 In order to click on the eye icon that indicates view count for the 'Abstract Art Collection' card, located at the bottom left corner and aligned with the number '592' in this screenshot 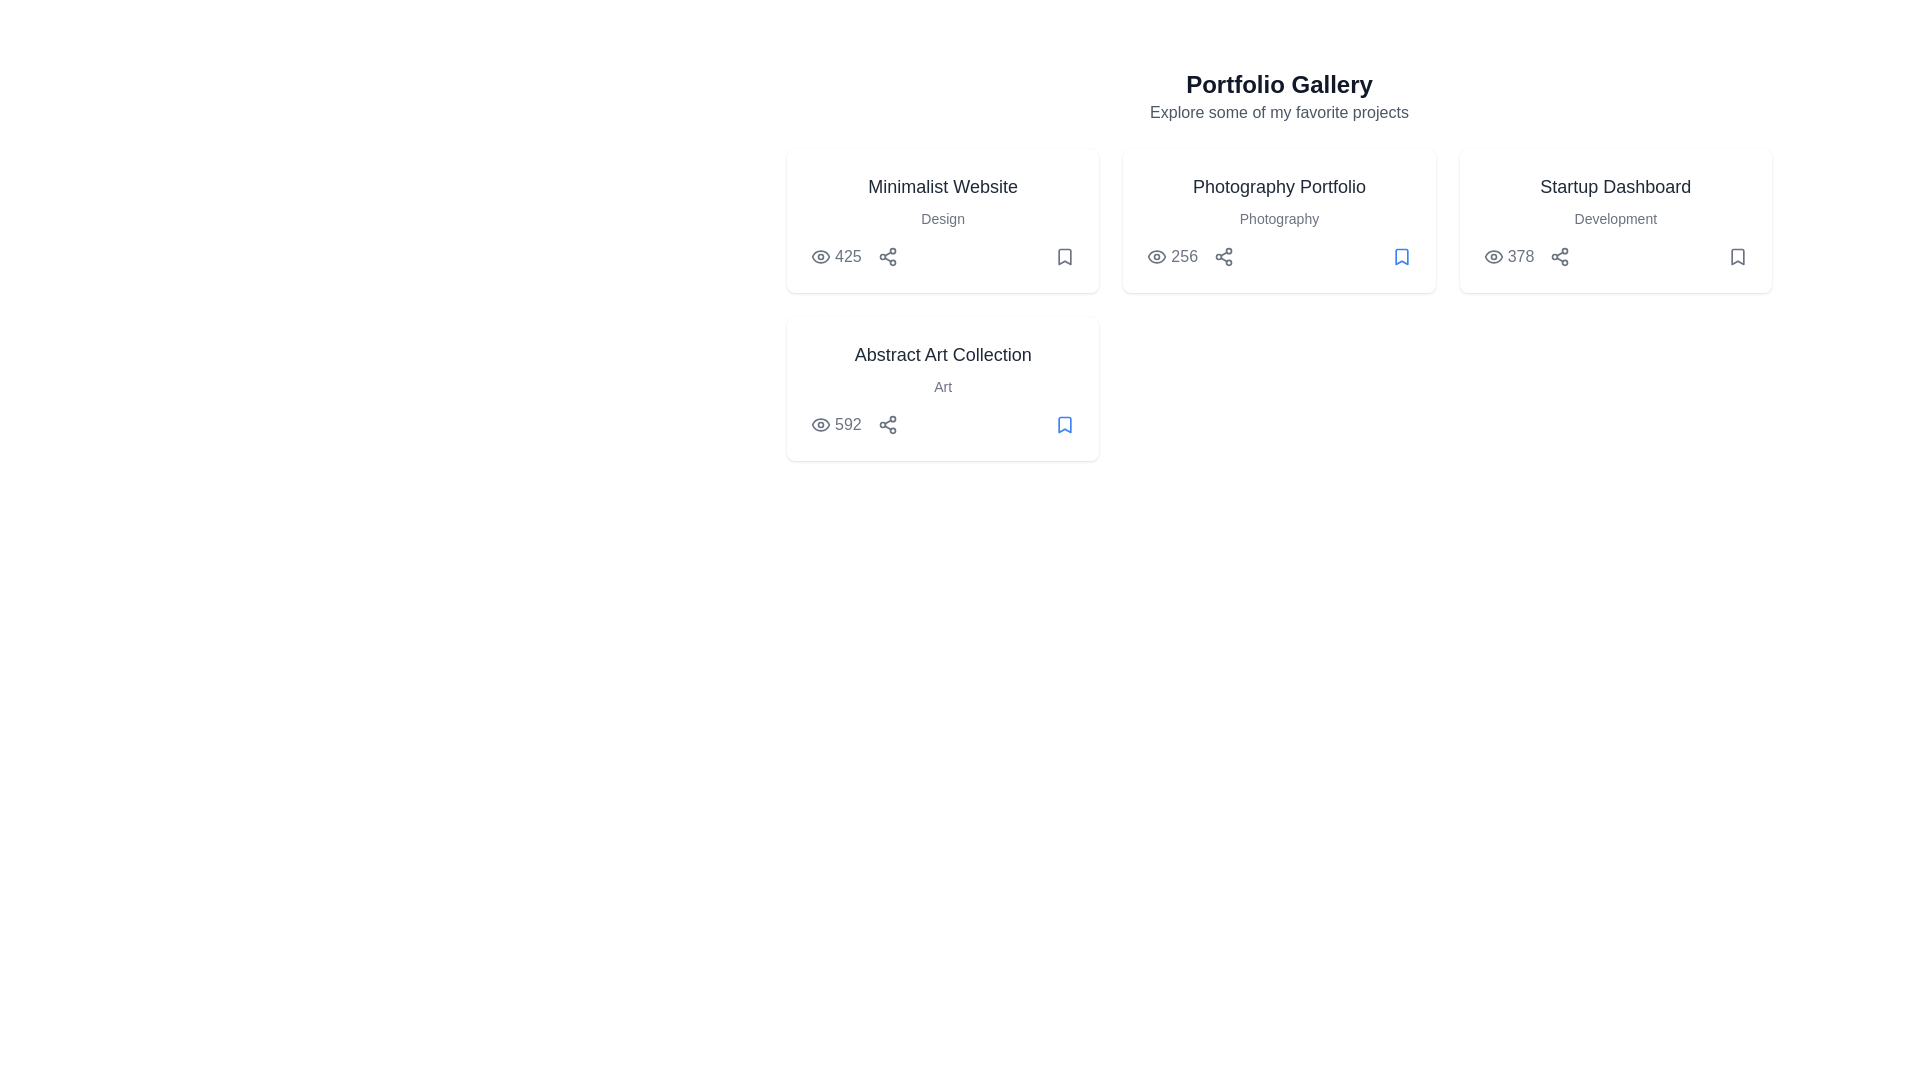, I will do `click(820, 423)`.